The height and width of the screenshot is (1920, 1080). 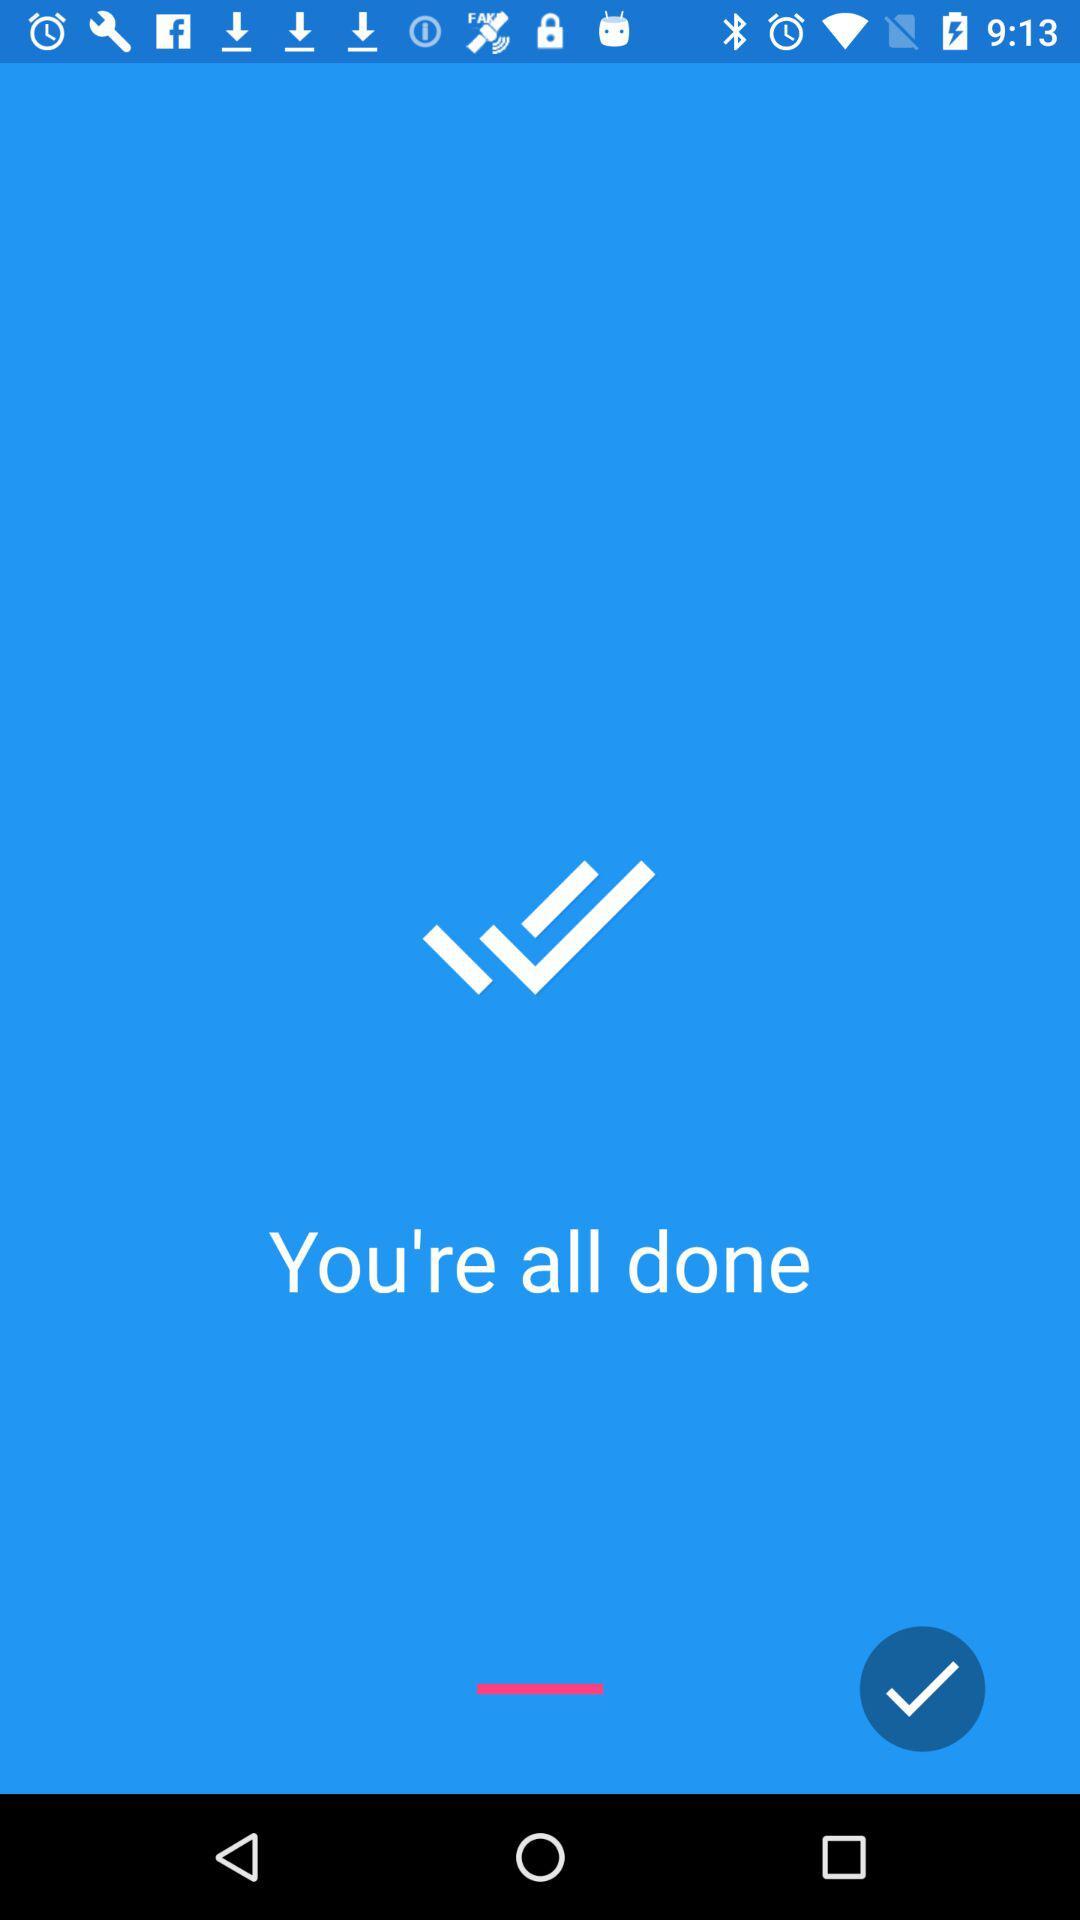 I want to click on the check icon, so click(x=922, y=1688).